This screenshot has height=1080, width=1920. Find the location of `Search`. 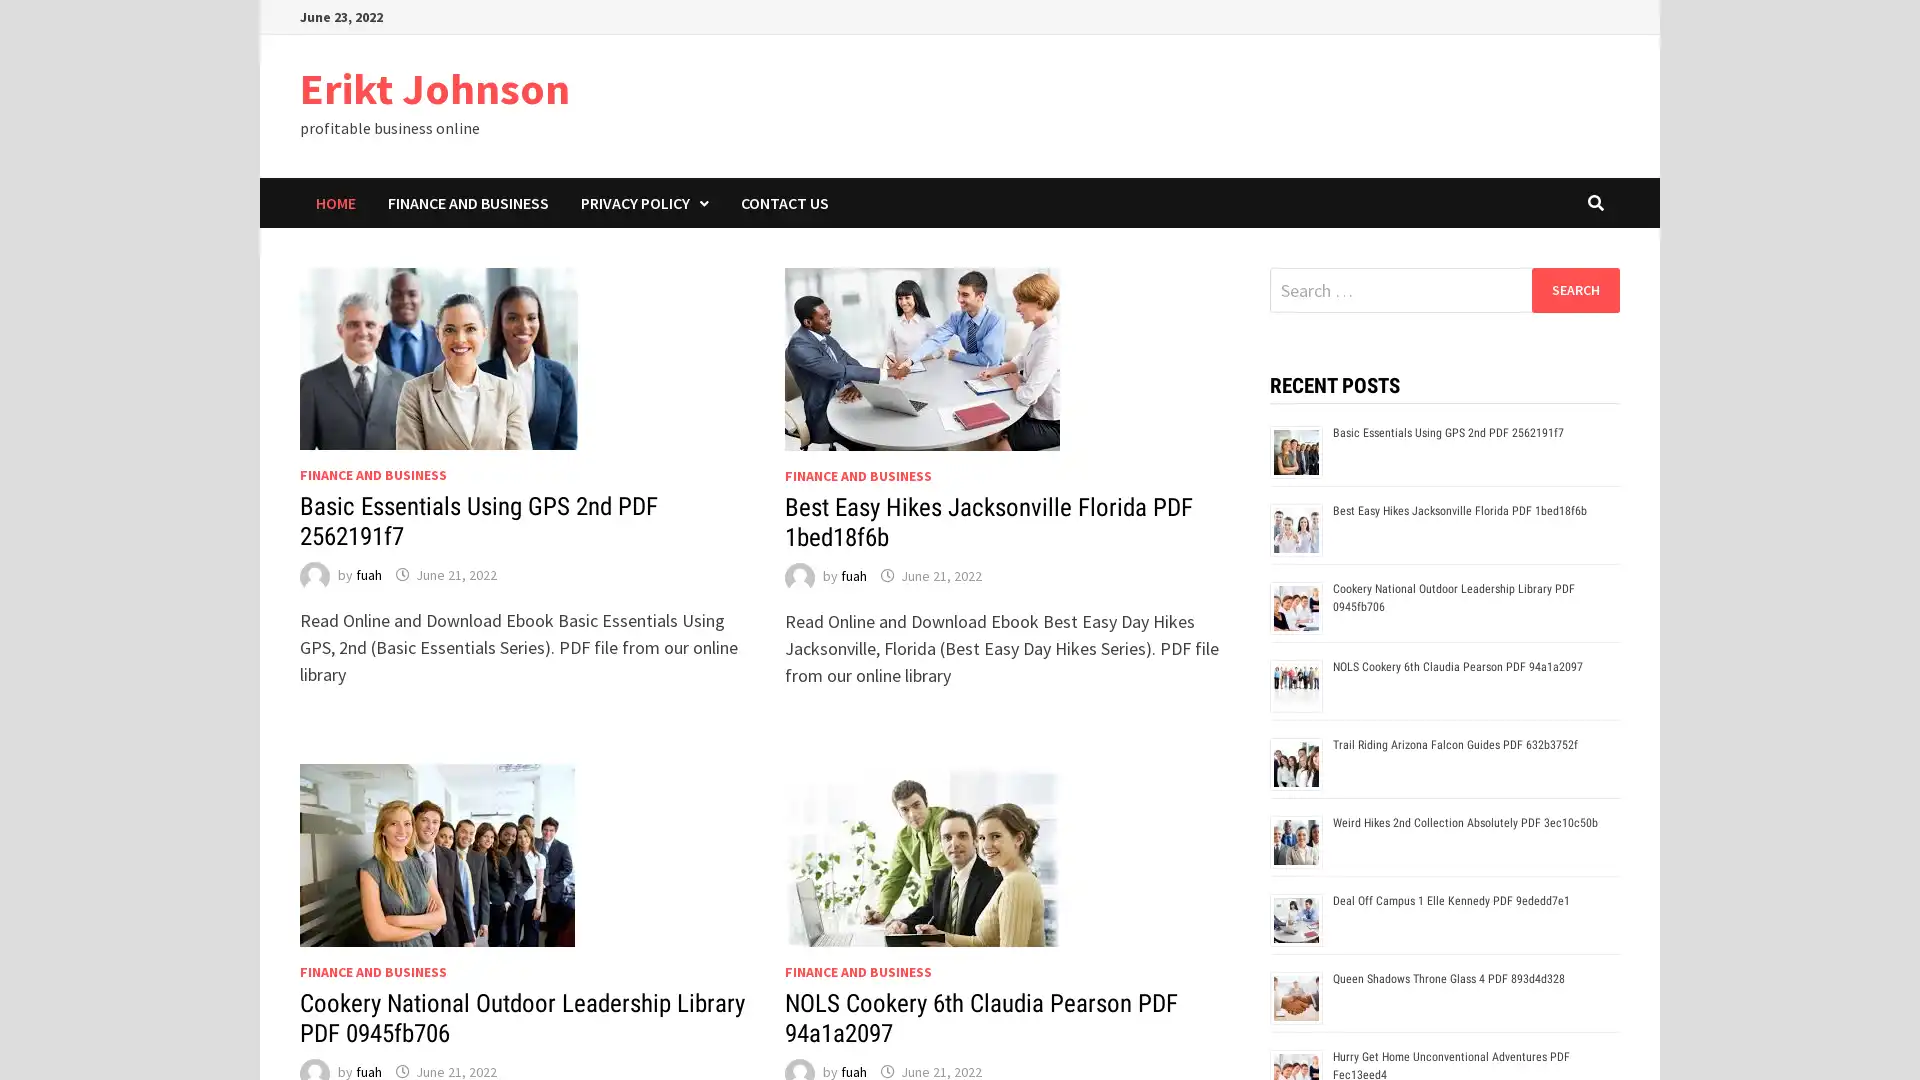

Search is located at coordinates (1574, 289).